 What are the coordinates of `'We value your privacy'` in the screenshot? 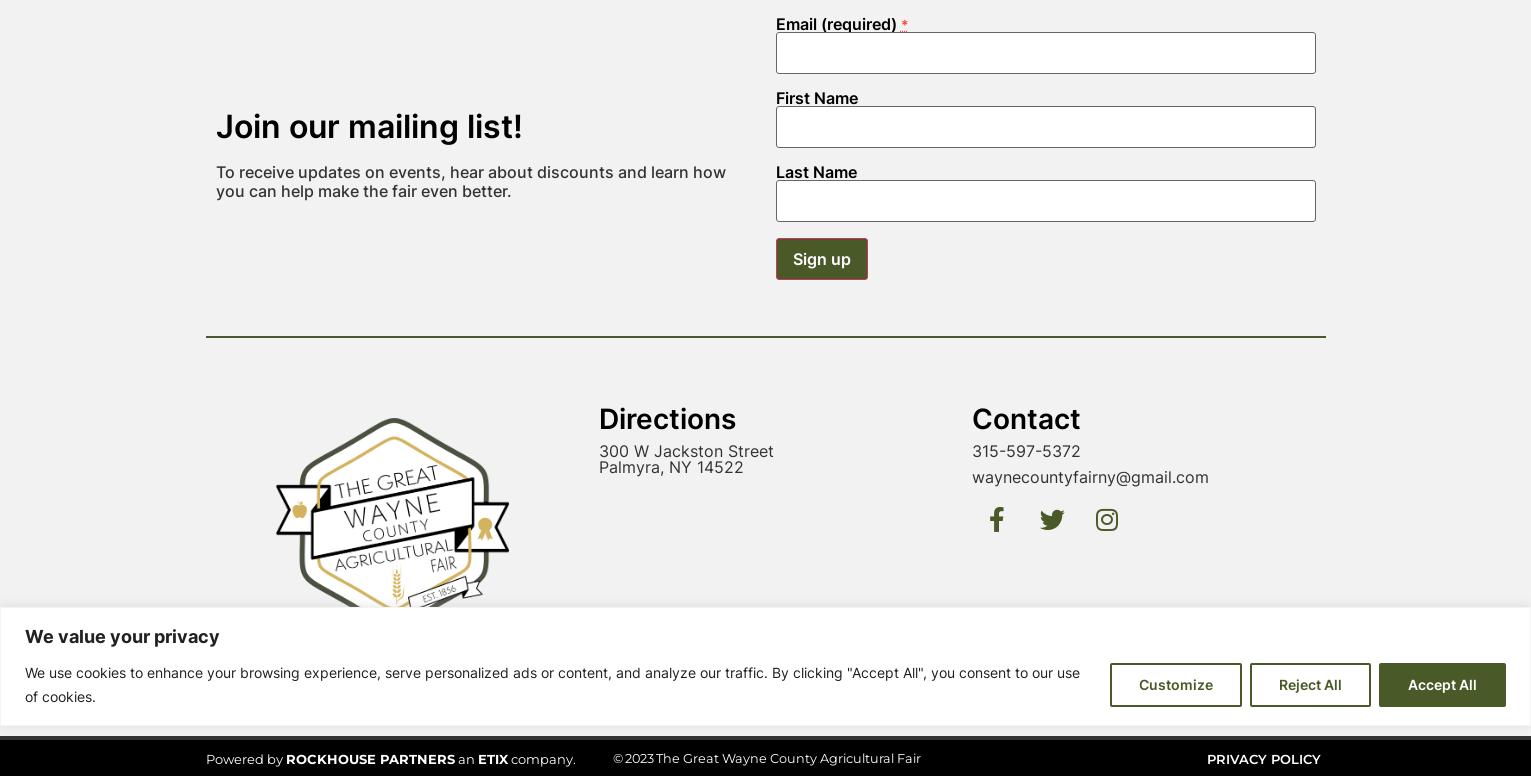 It's located at (24, 356).